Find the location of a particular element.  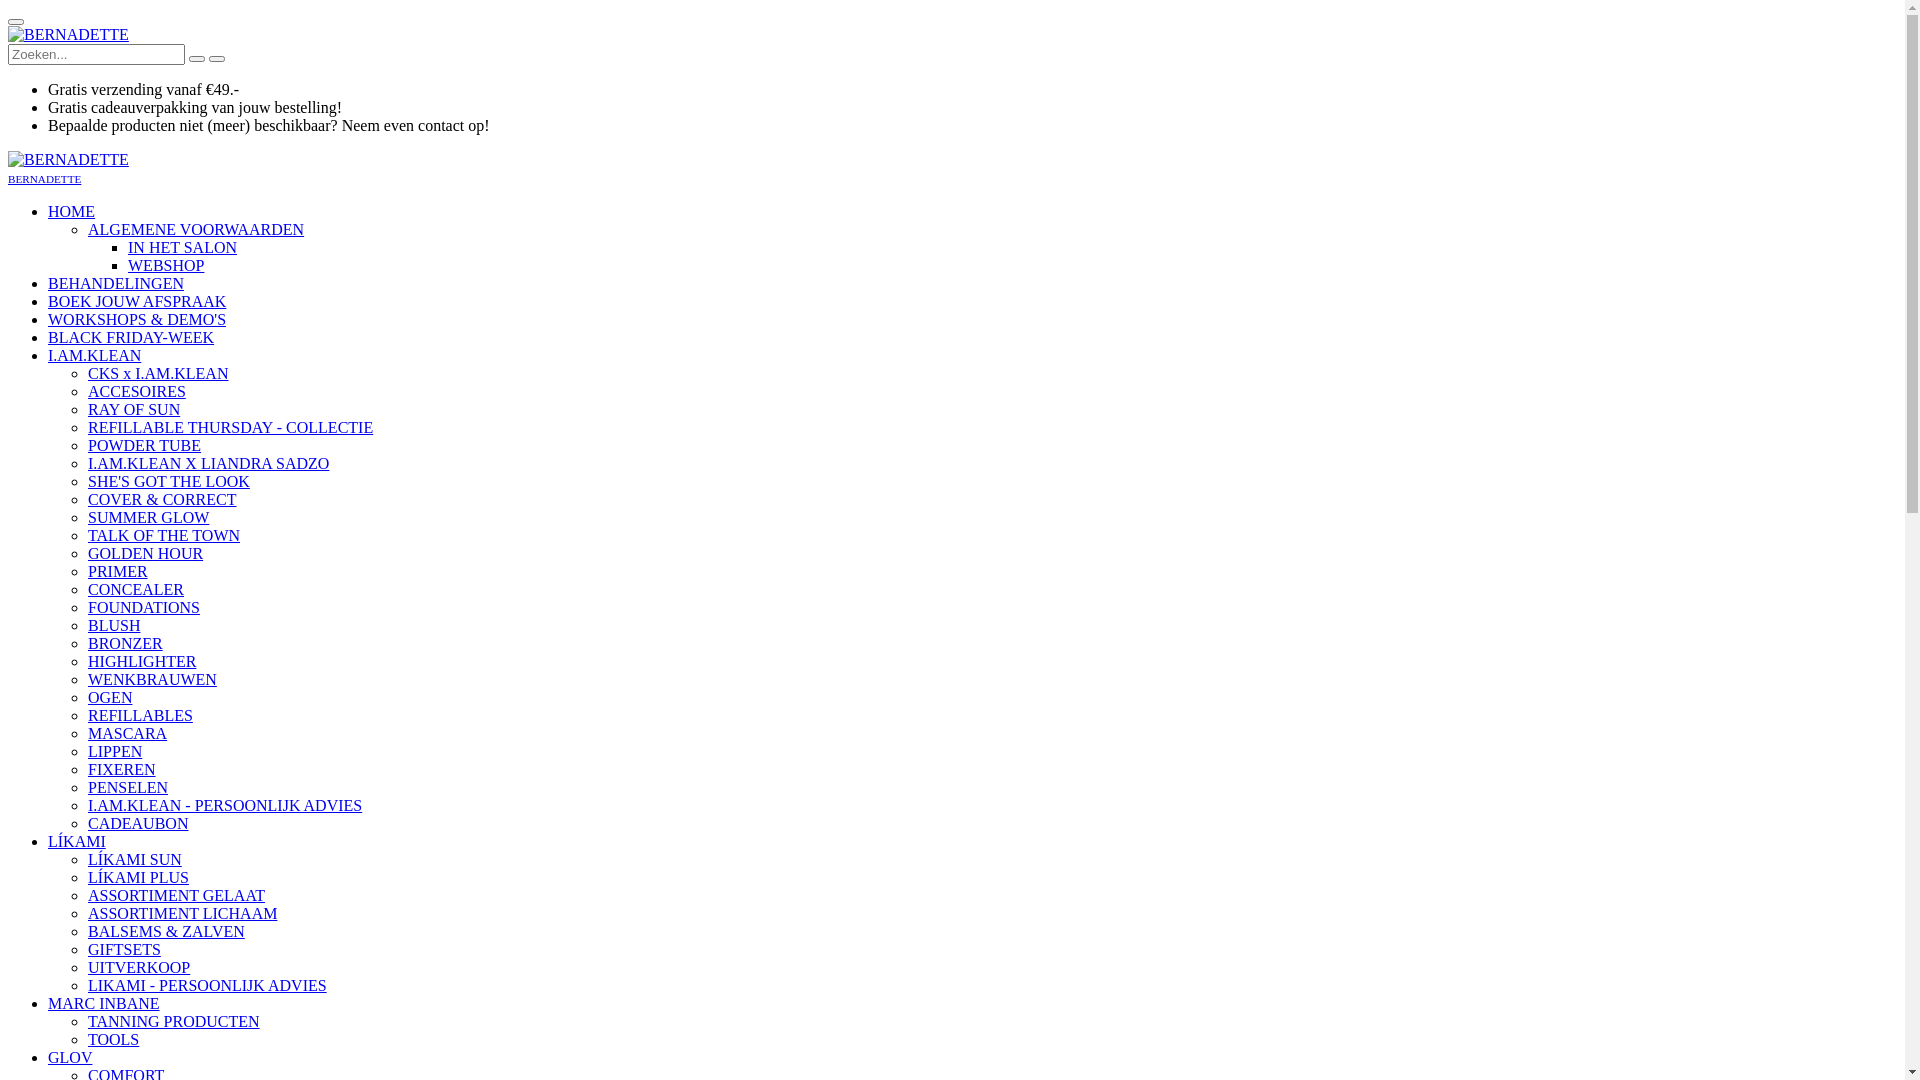

'TOOLS' is located at coordinates (112, 1038).